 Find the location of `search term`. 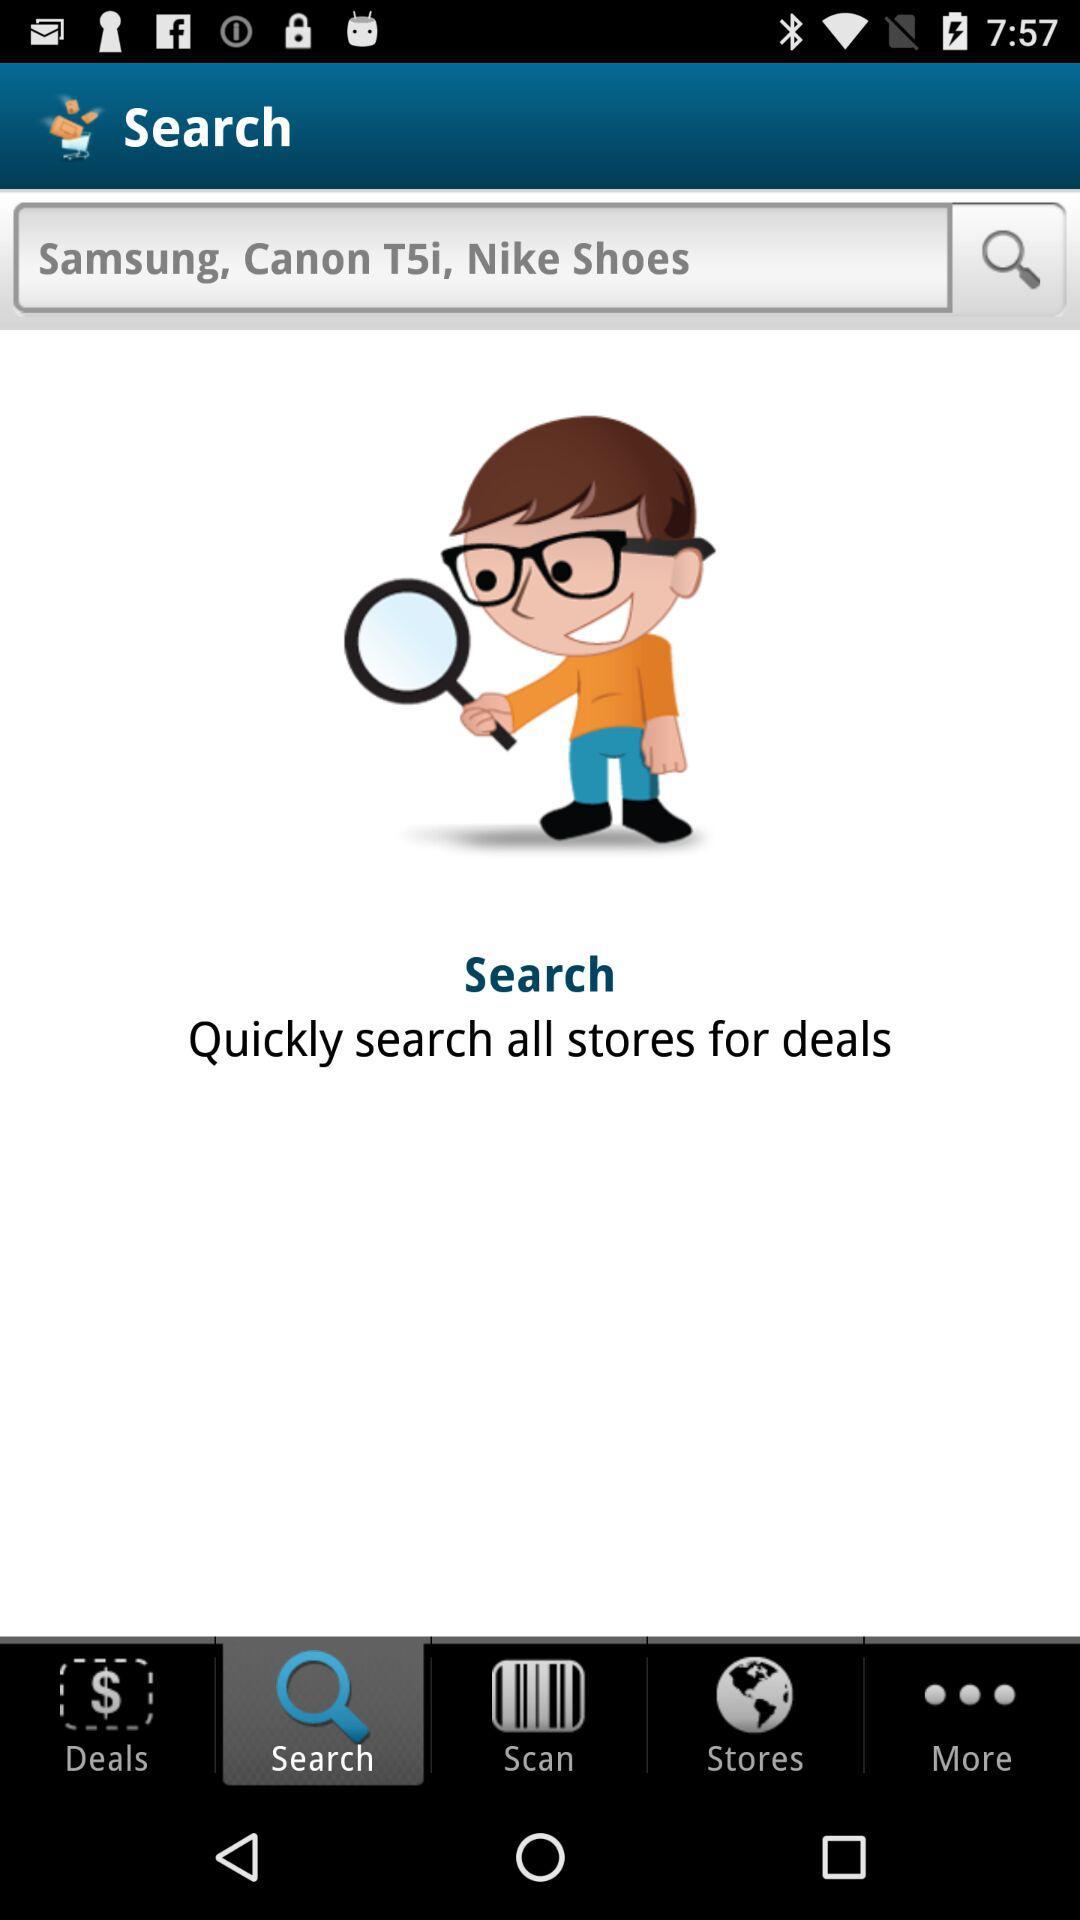

search term is located at coordinates (482, 256).